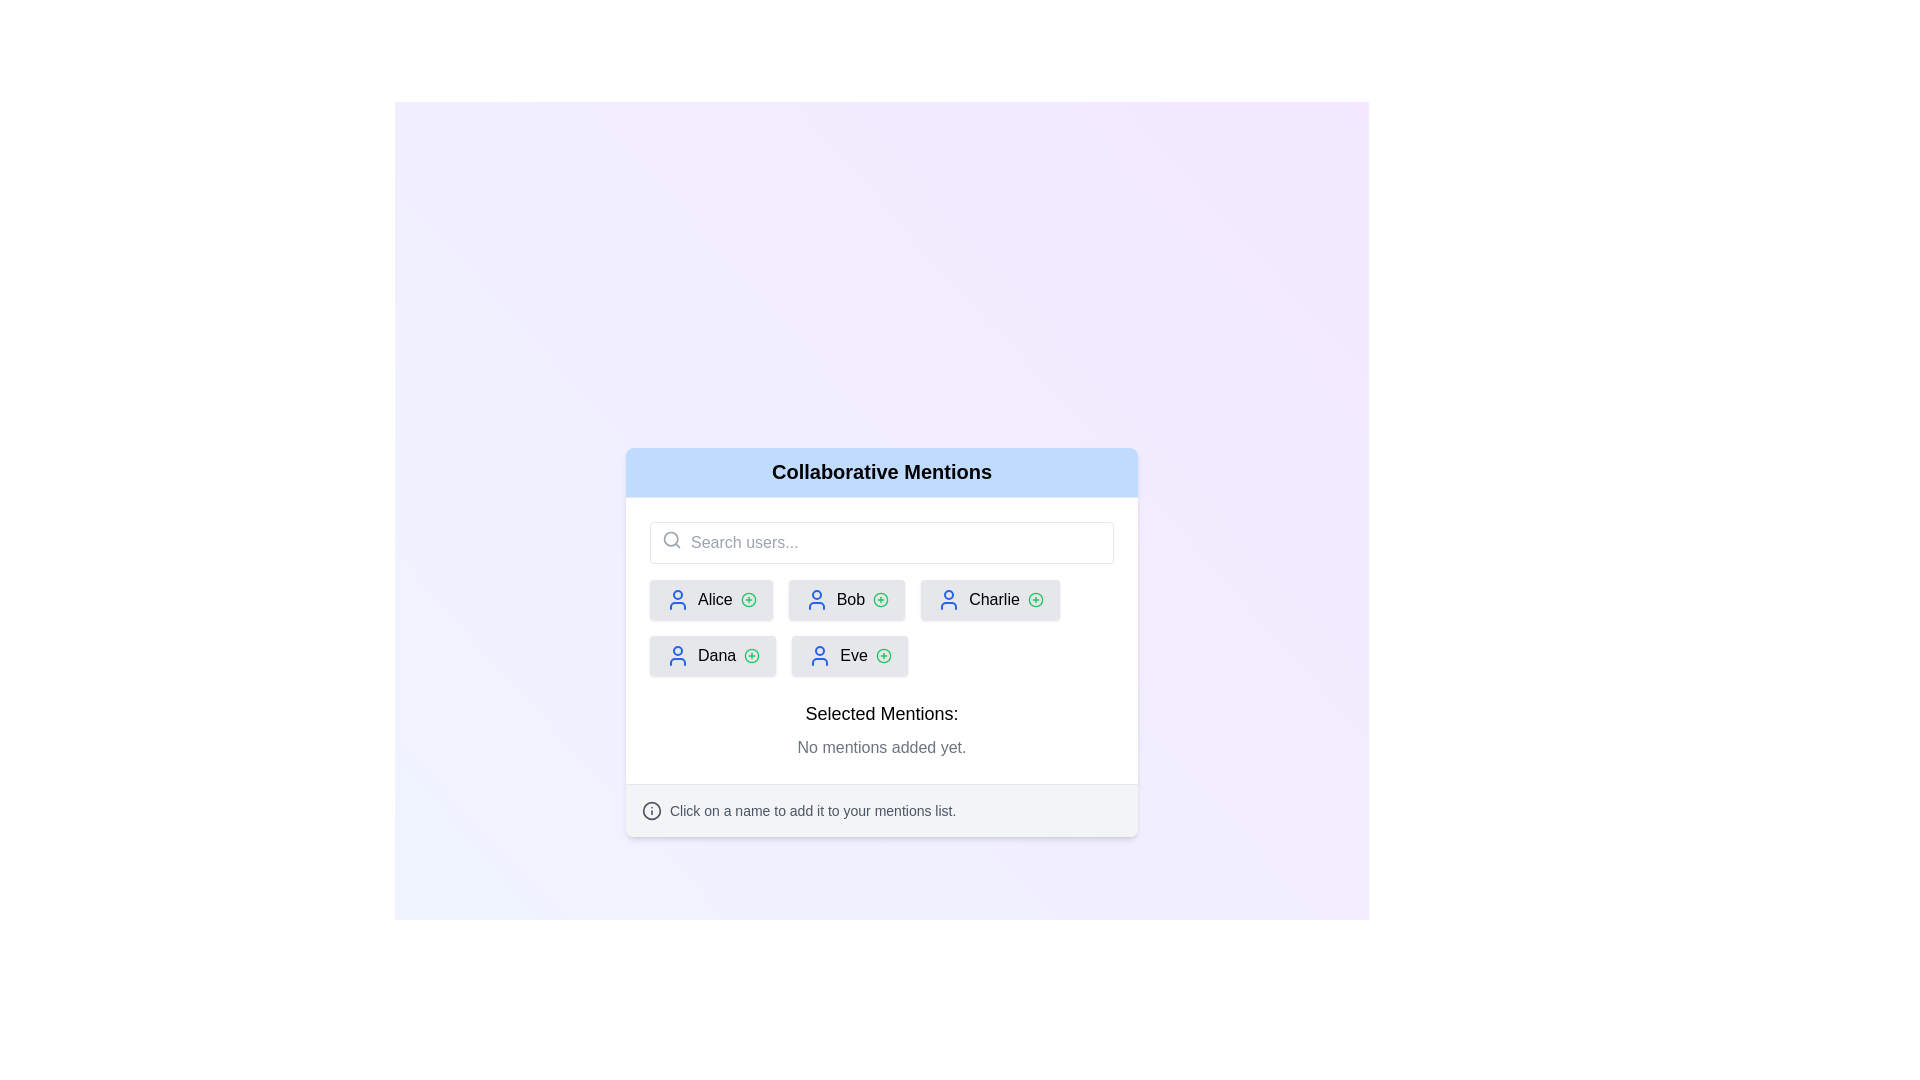  I want to click on the button, so click(846, 598).